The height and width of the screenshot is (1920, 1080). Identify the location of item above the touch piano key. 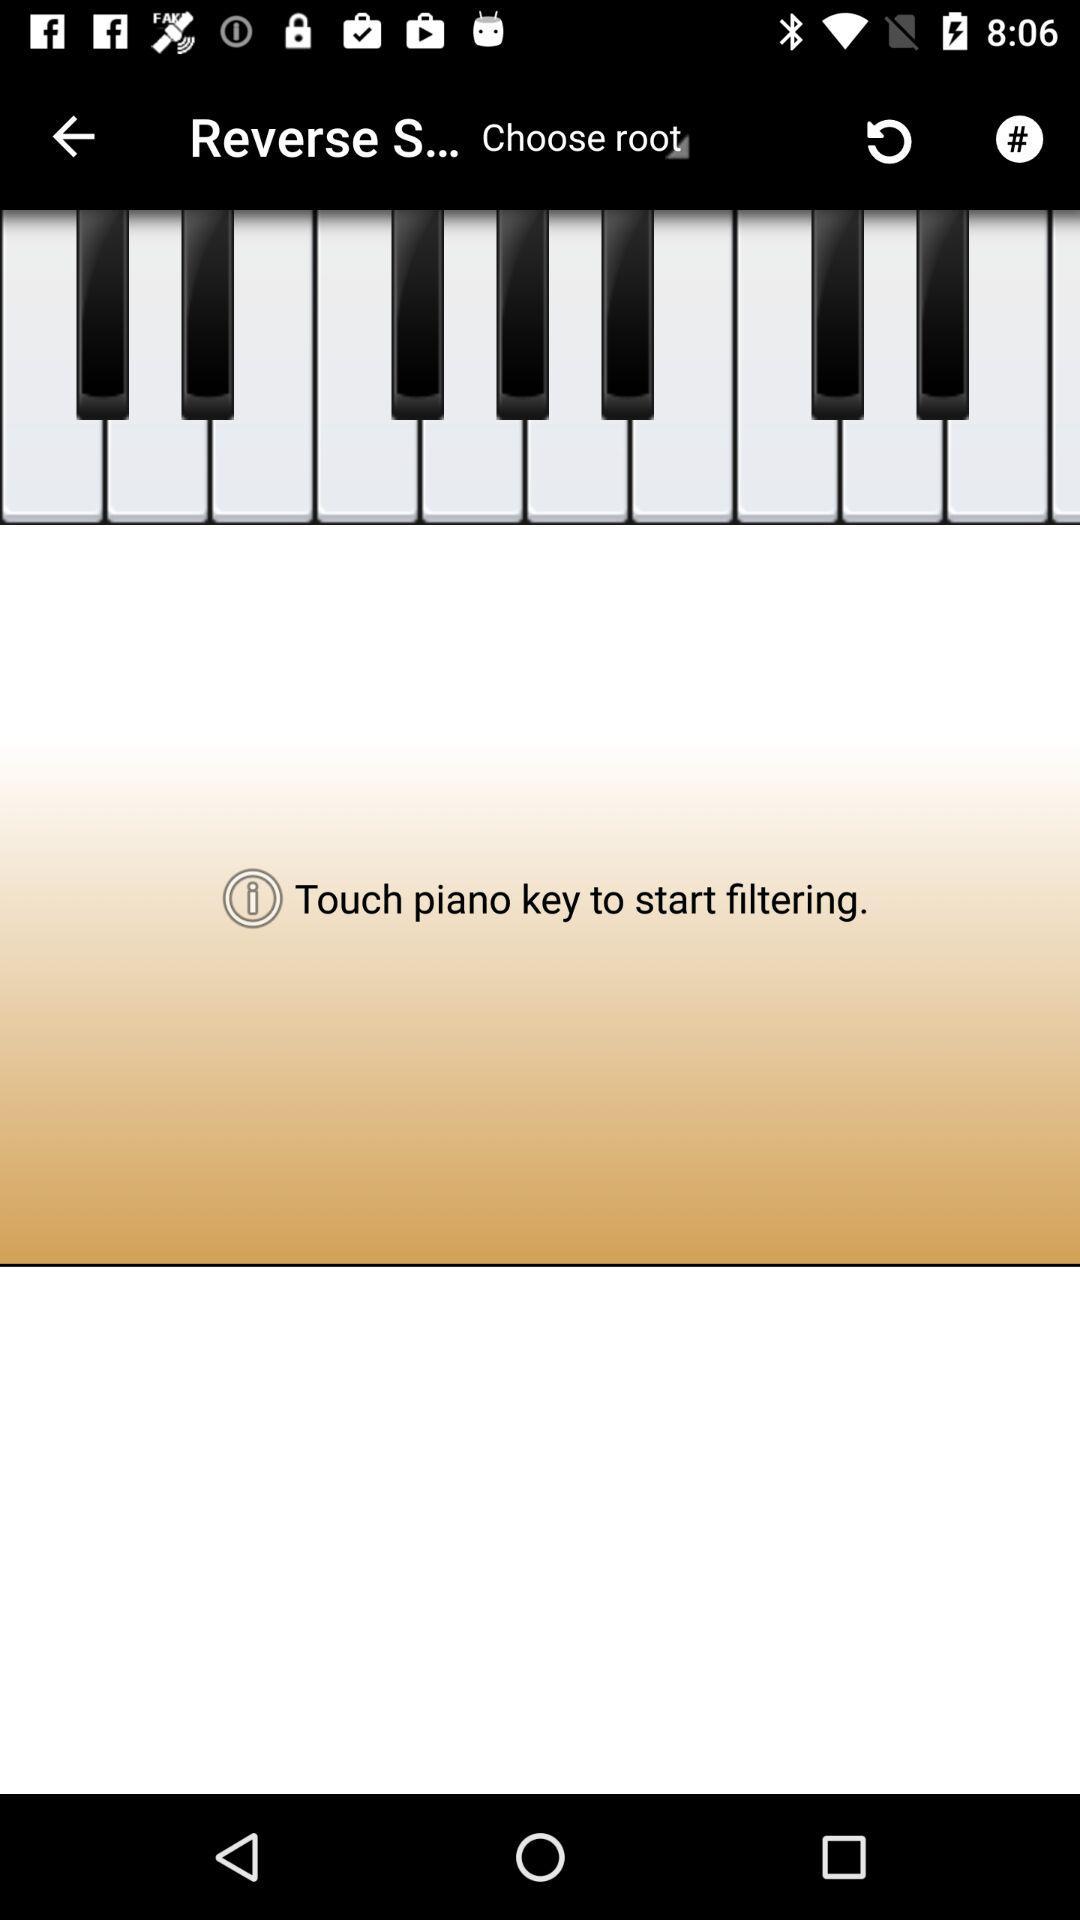
(472, 367).